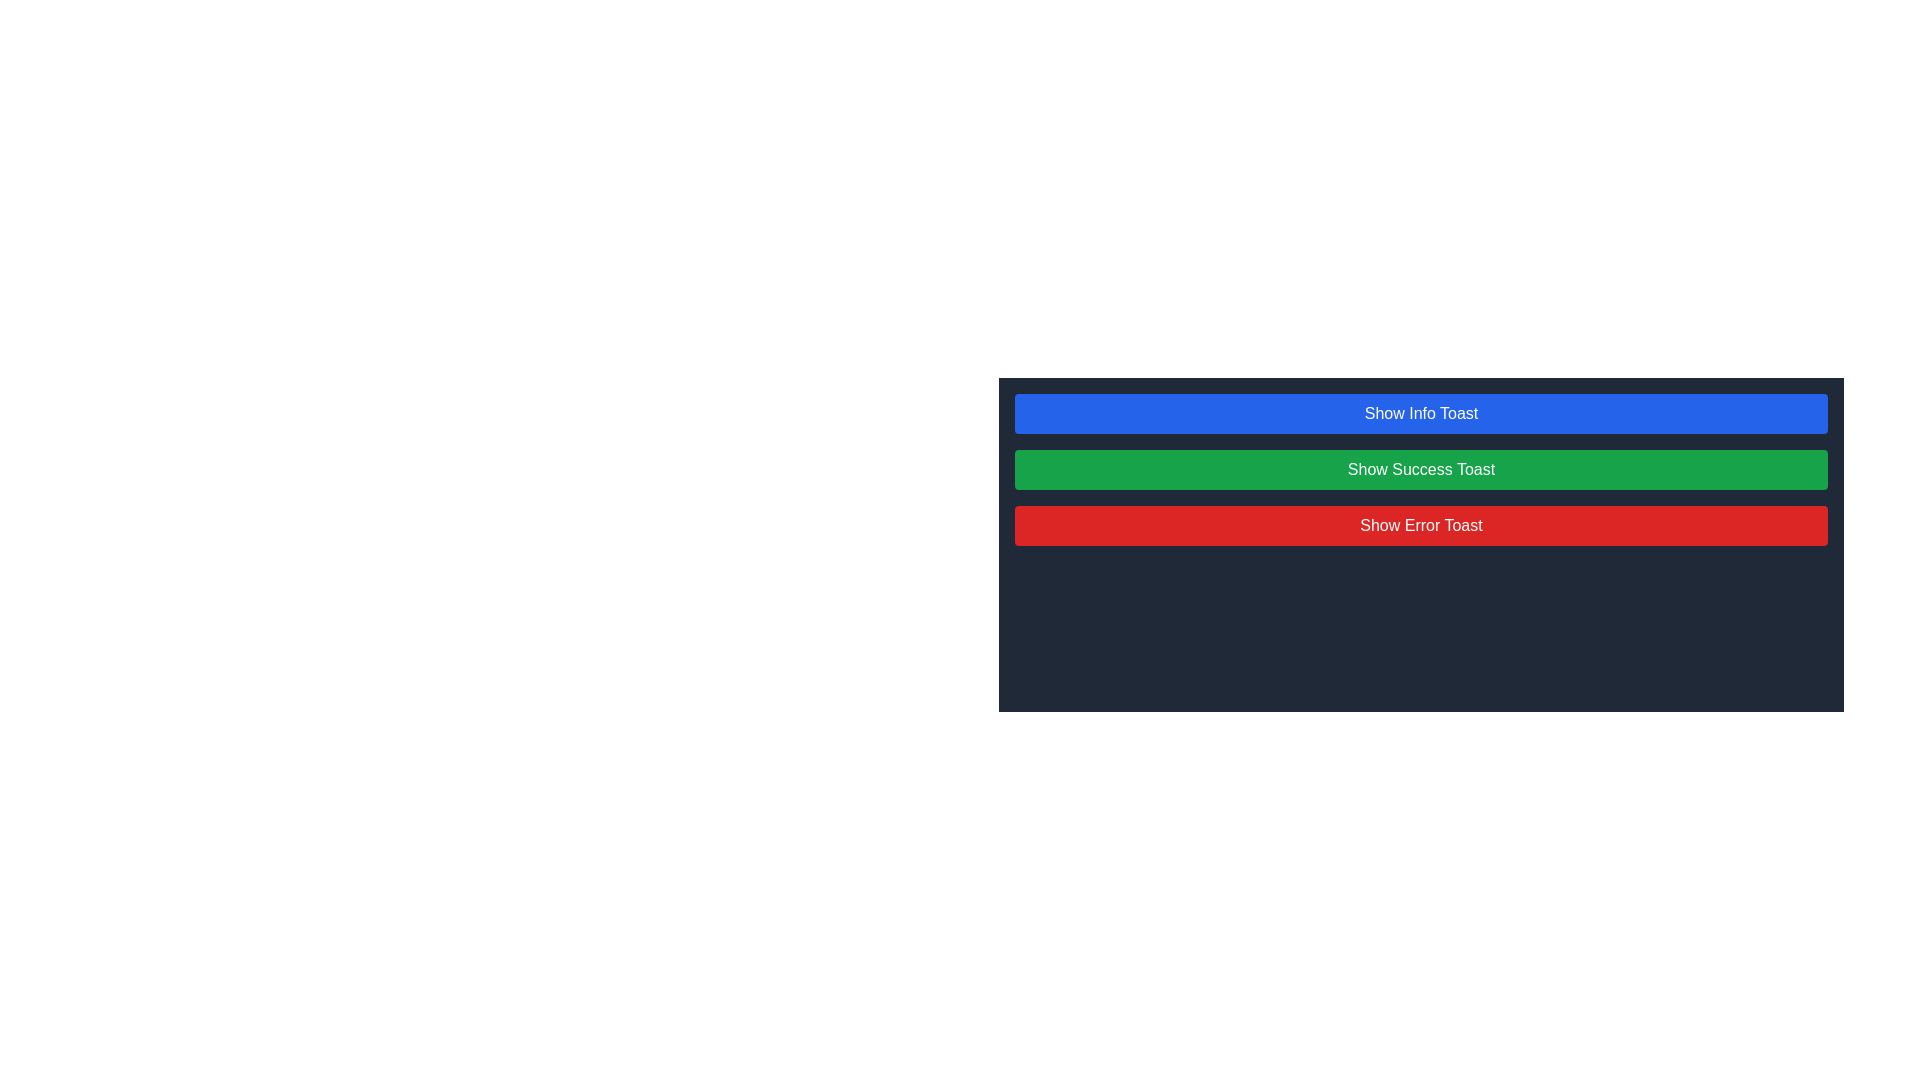 Image resolution: width=1920 pixels, height=1080 pixels. I want to click on the success notification button, which is the second button in a vertical stack of three buttons, so click(1420, 470).